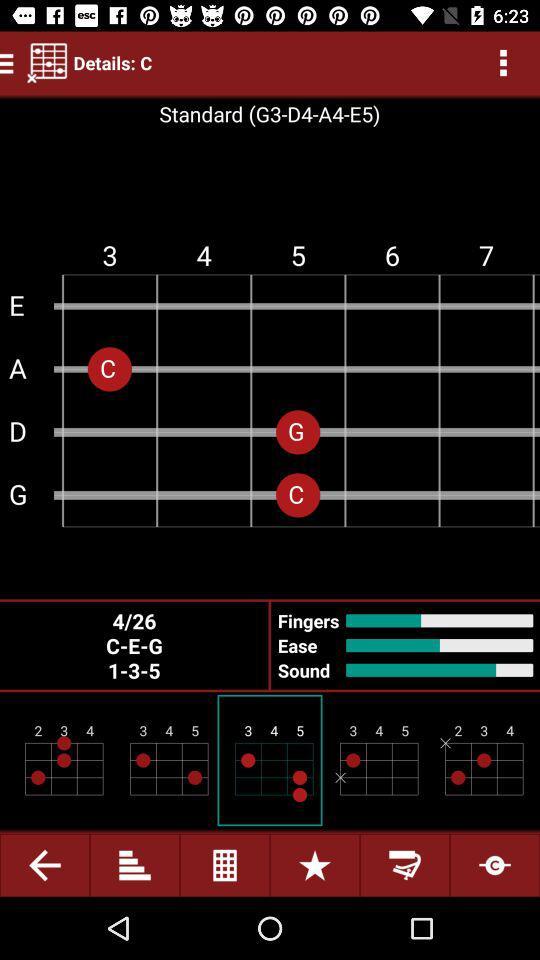 Image resolution: width=540 pixels, height=960 pixels. Describe the element at coordinates (9, 62) in the screenshot. I see `the menu icon` at that location.